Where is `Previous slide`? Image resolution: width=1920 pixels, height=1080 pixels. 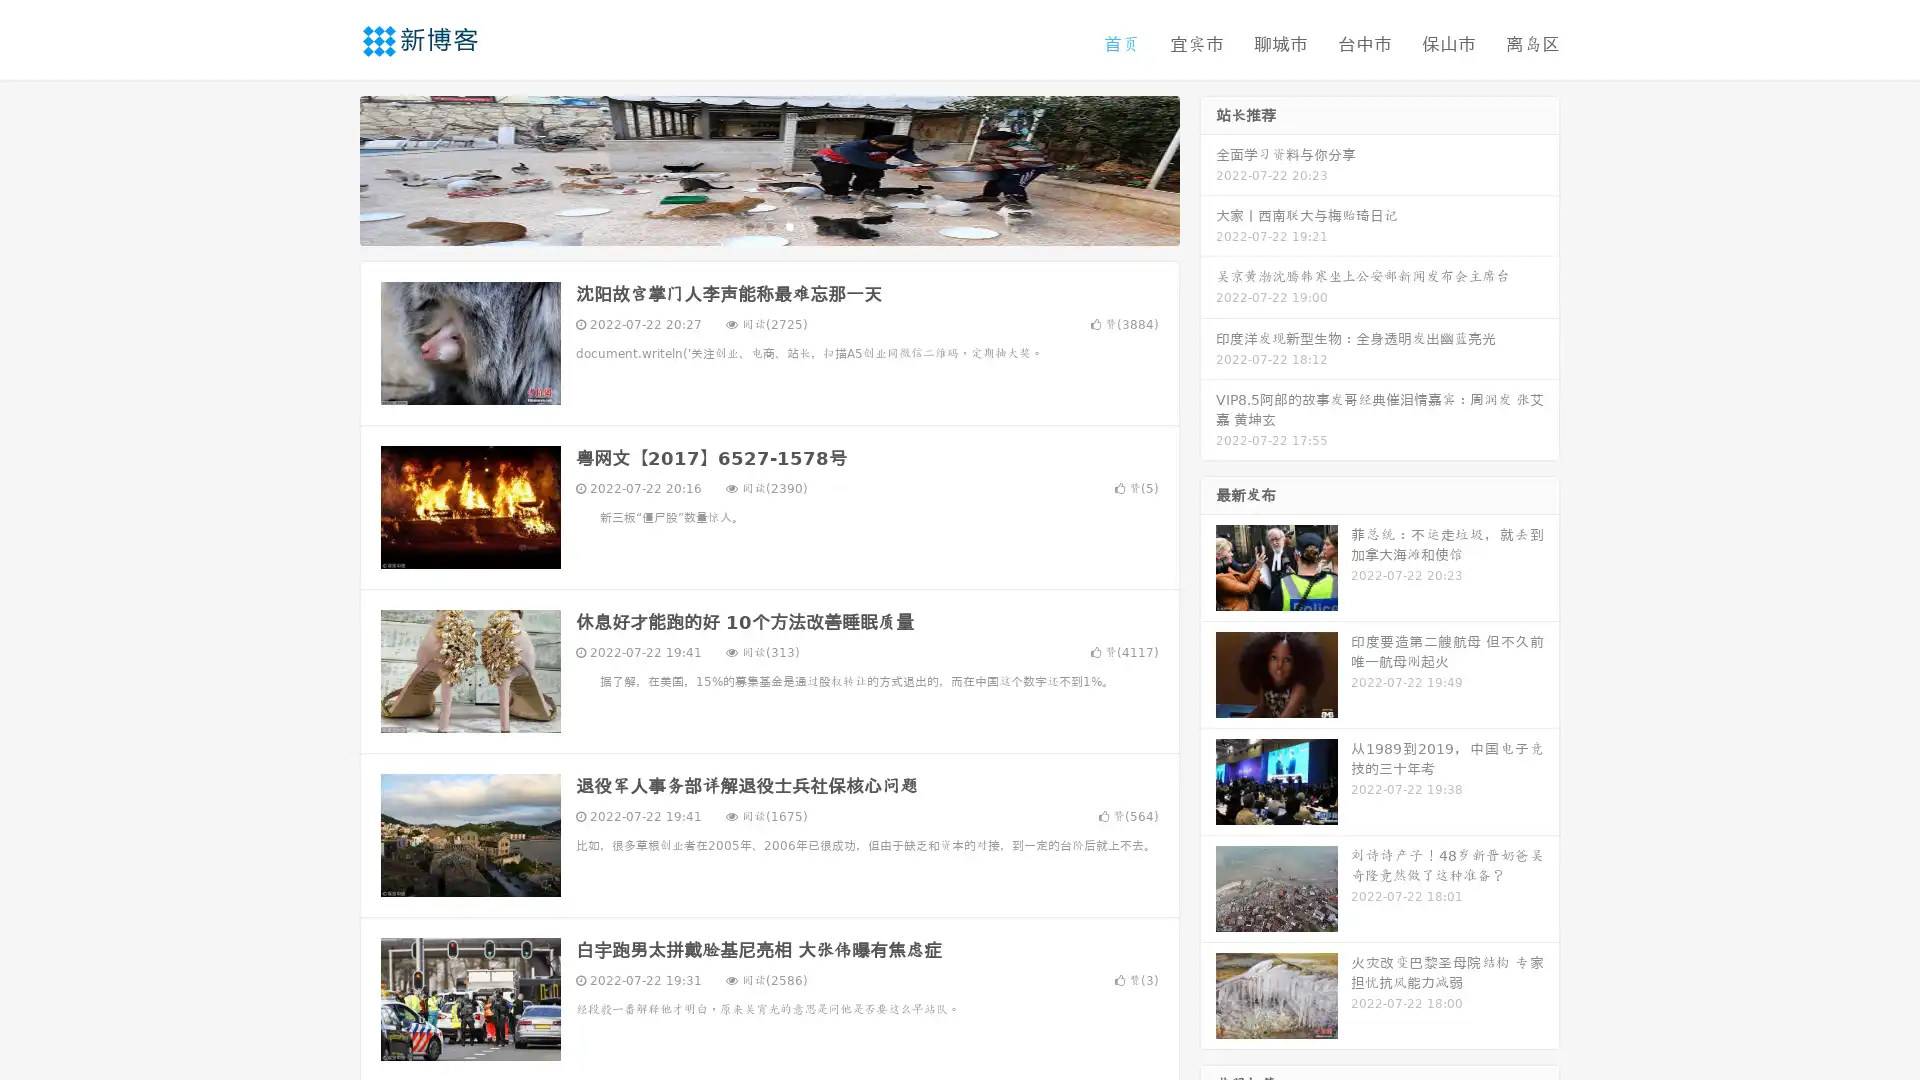 Previous slide is located at coordinates (330, 168).